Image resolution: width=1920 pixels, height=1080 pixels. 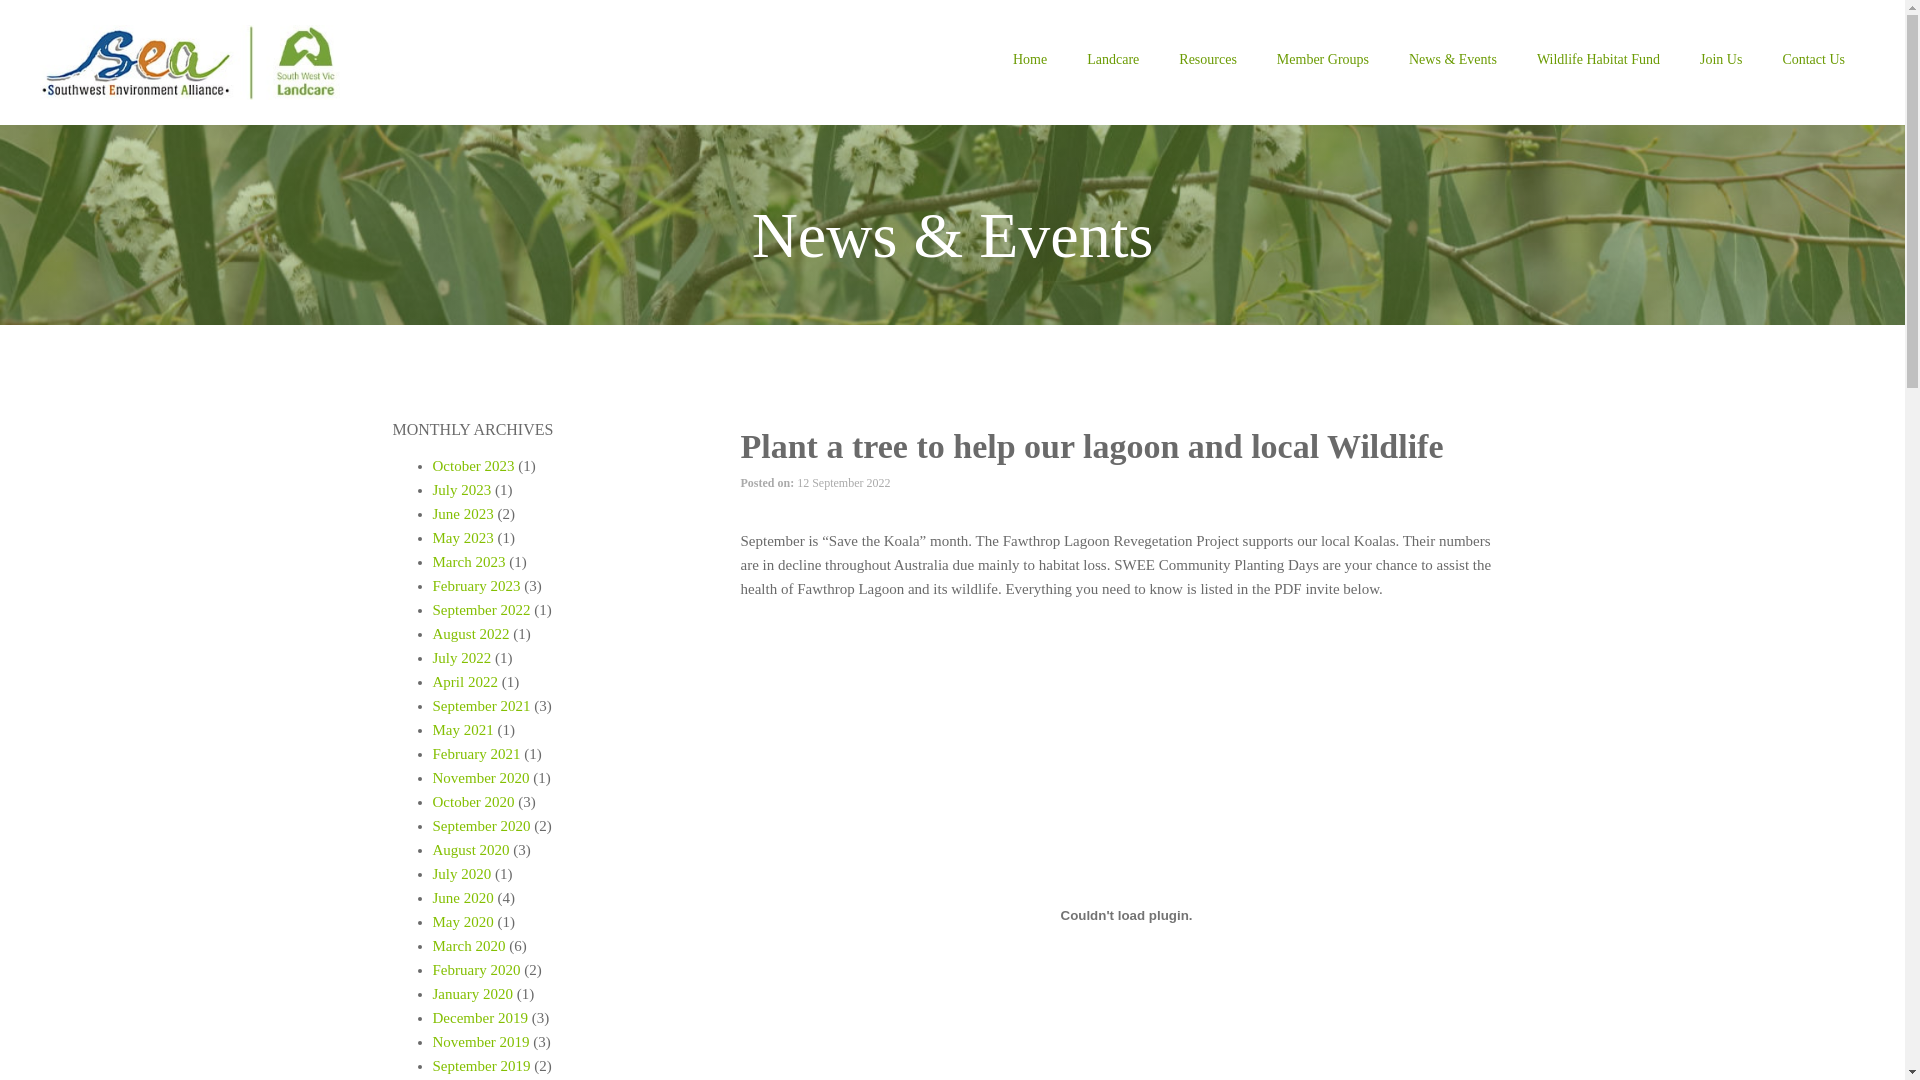 I want to click on 'July 2020', so click(x=460, y=873).